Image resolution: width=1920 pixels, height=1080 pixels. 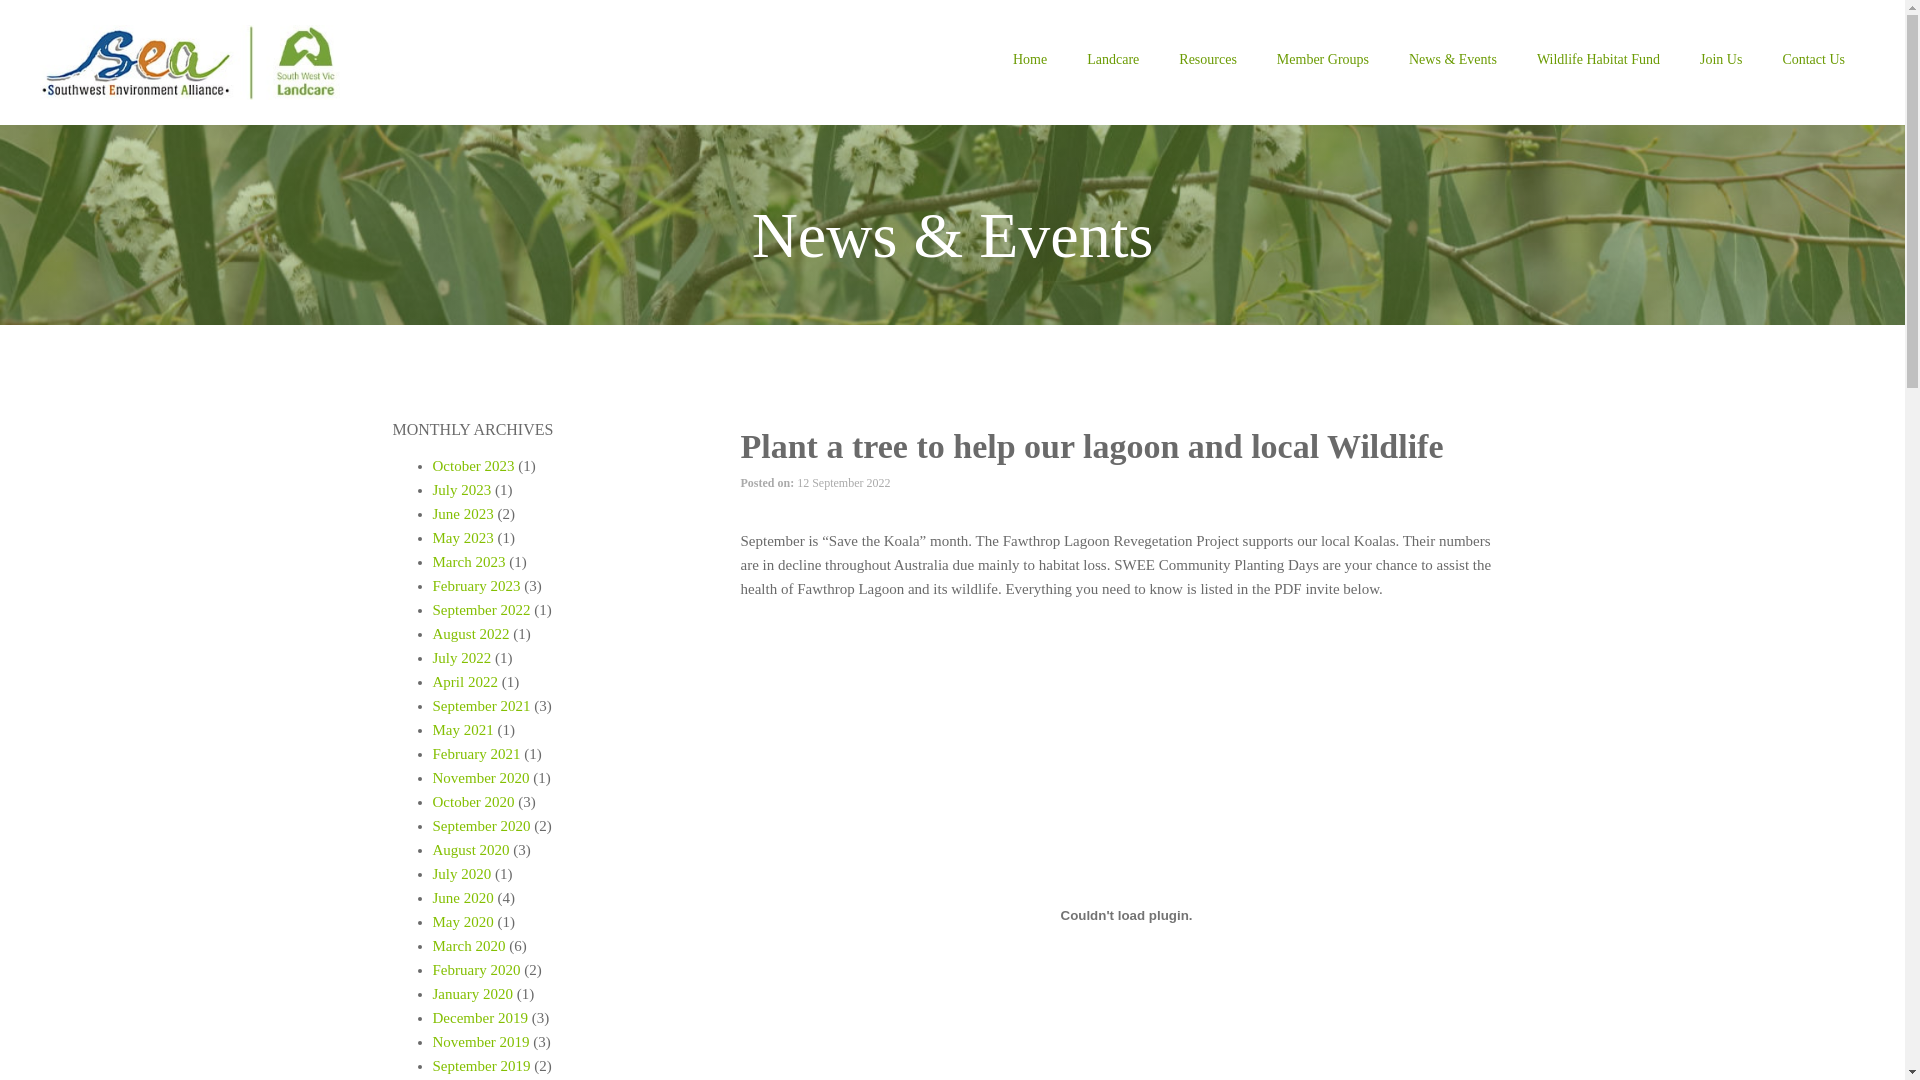 I want to click on 'July 2020', so click(x=460, y=873).